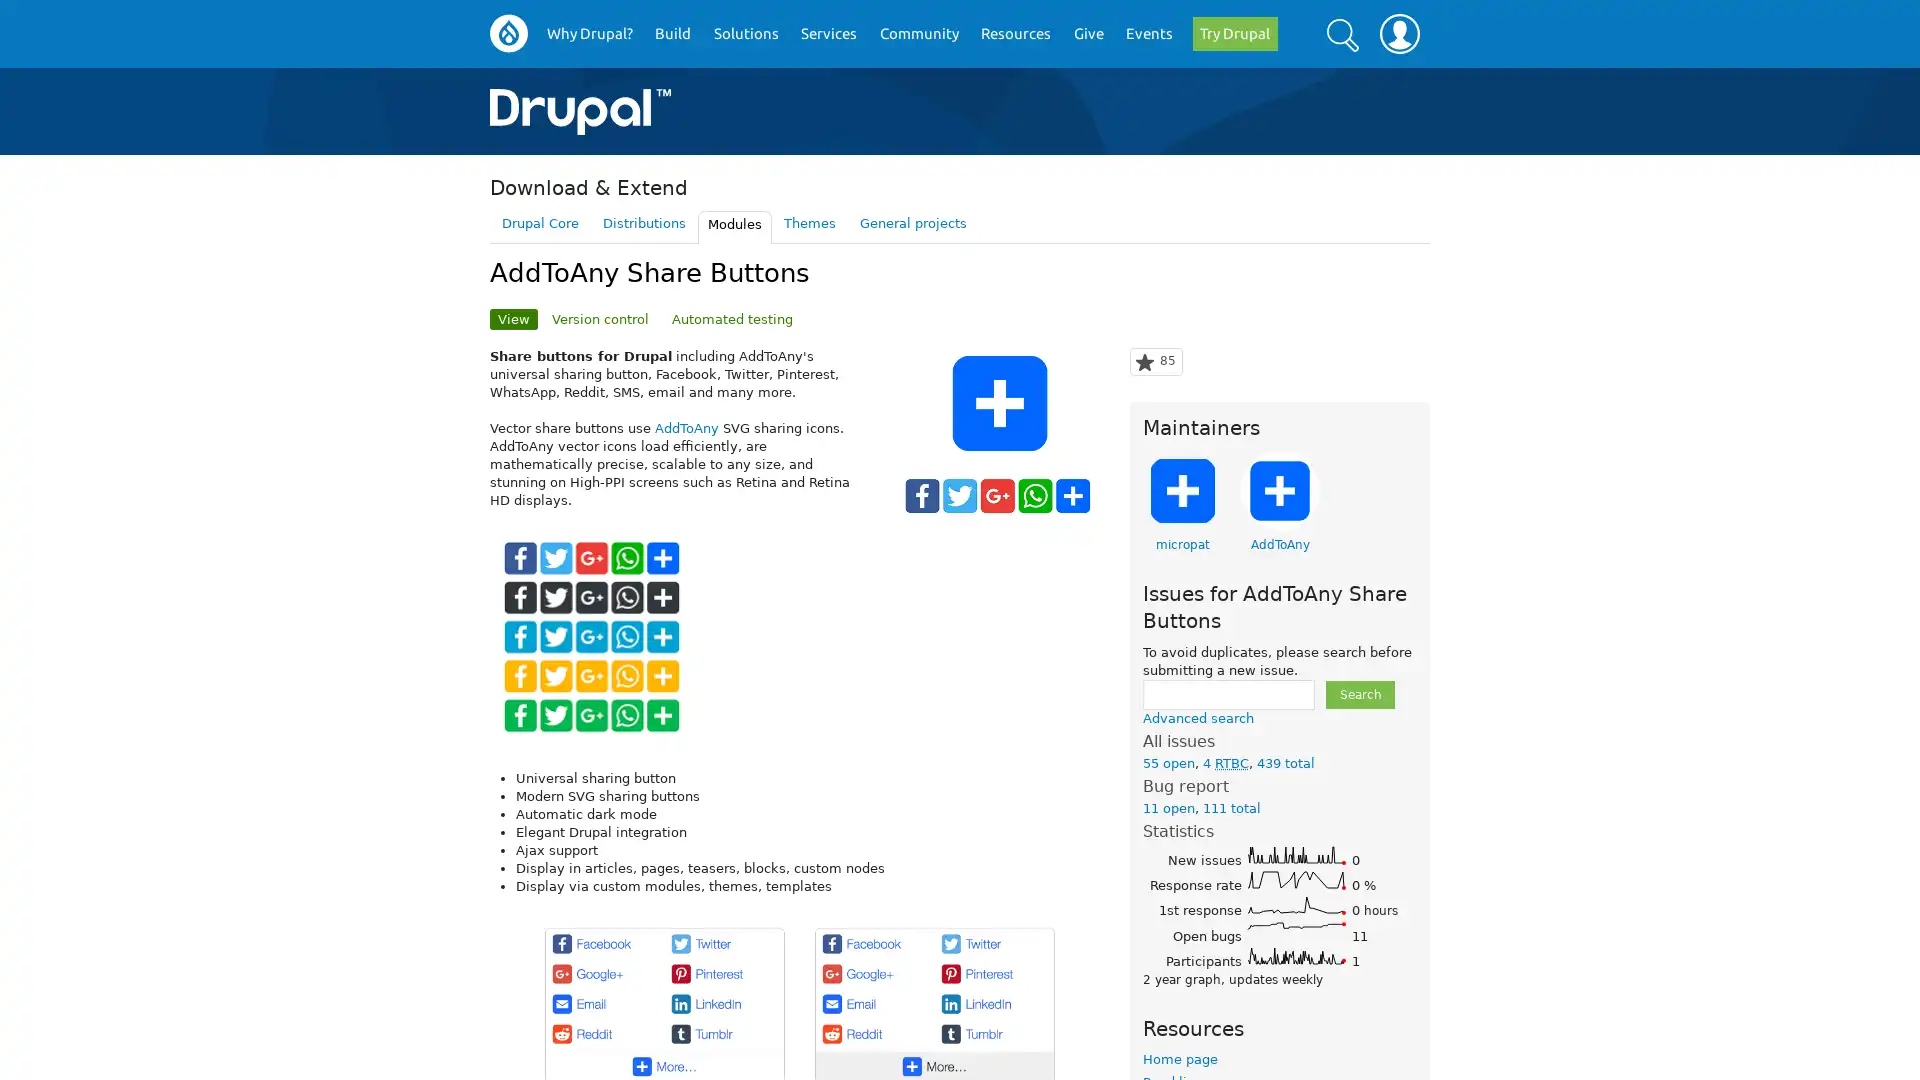 This screenshot has width=1920, height=1080. What do you see at coordinates (1342, 34) in the screenshot?
I see `Search` at bounding box center [1342, 34].